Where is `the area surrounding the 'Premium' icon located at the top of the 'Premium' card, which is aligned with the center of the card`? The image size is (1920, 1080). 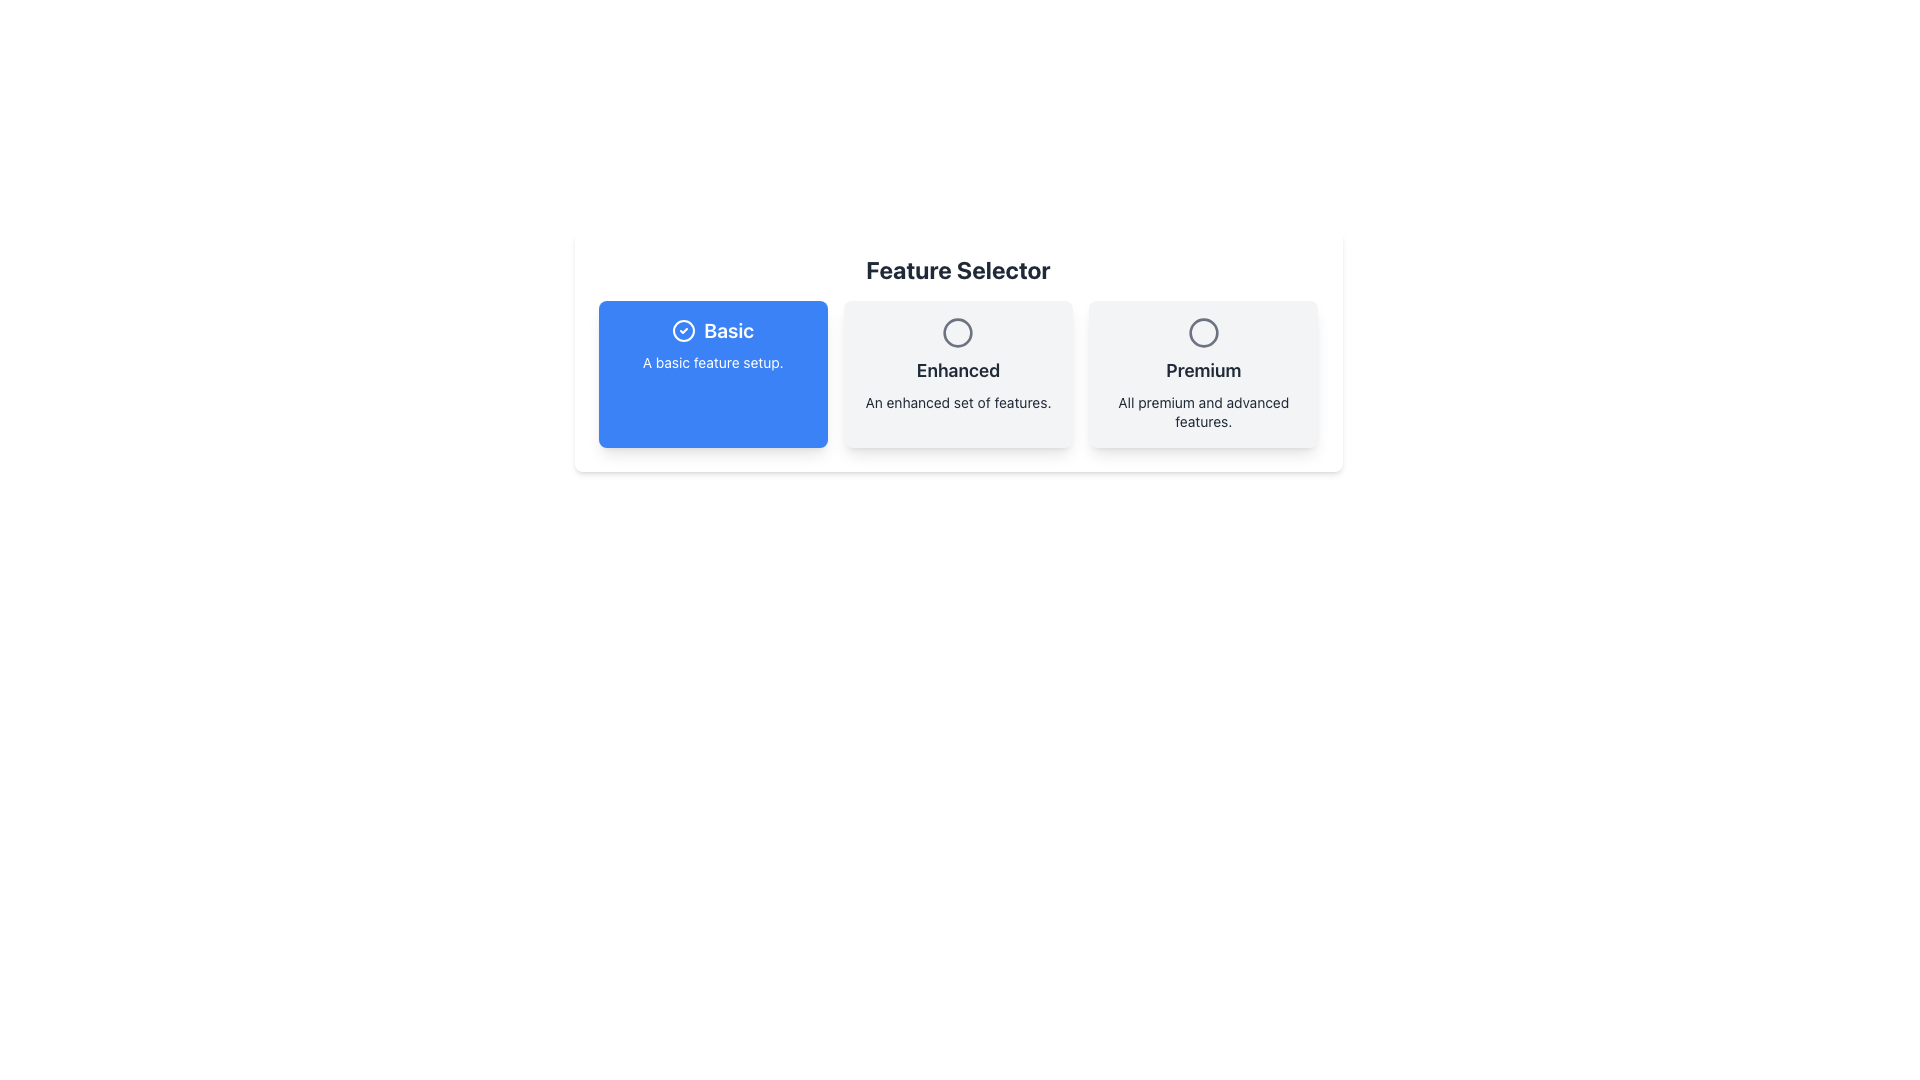 the area surrounding the 'Premium' icon located at the top of the 'Premium' card, which is aligned with the center of the card is located at coordinates (1202, 331).